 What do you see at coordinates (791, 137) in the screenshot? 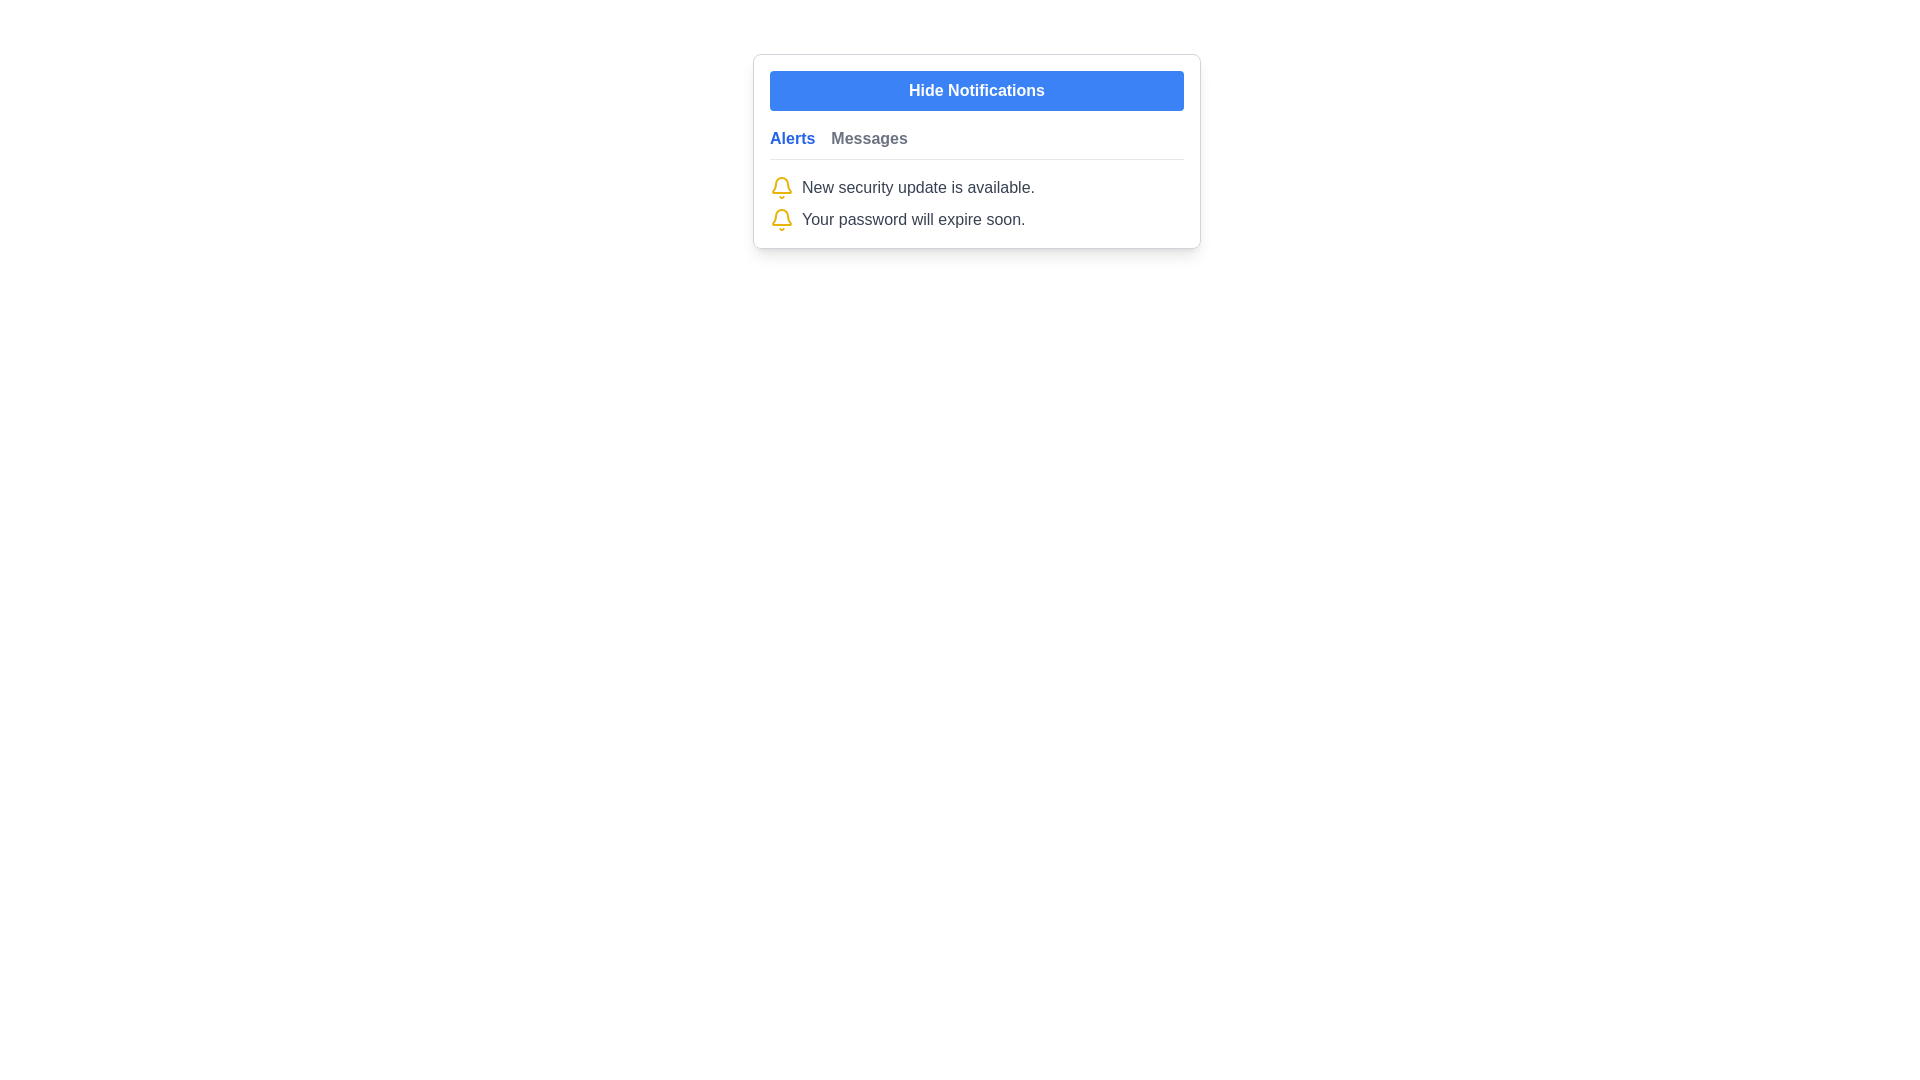
I see `the bold blue text link 'Alerts' located in the navigation bar at the top of the notification card` at bounding box center [791, 137].